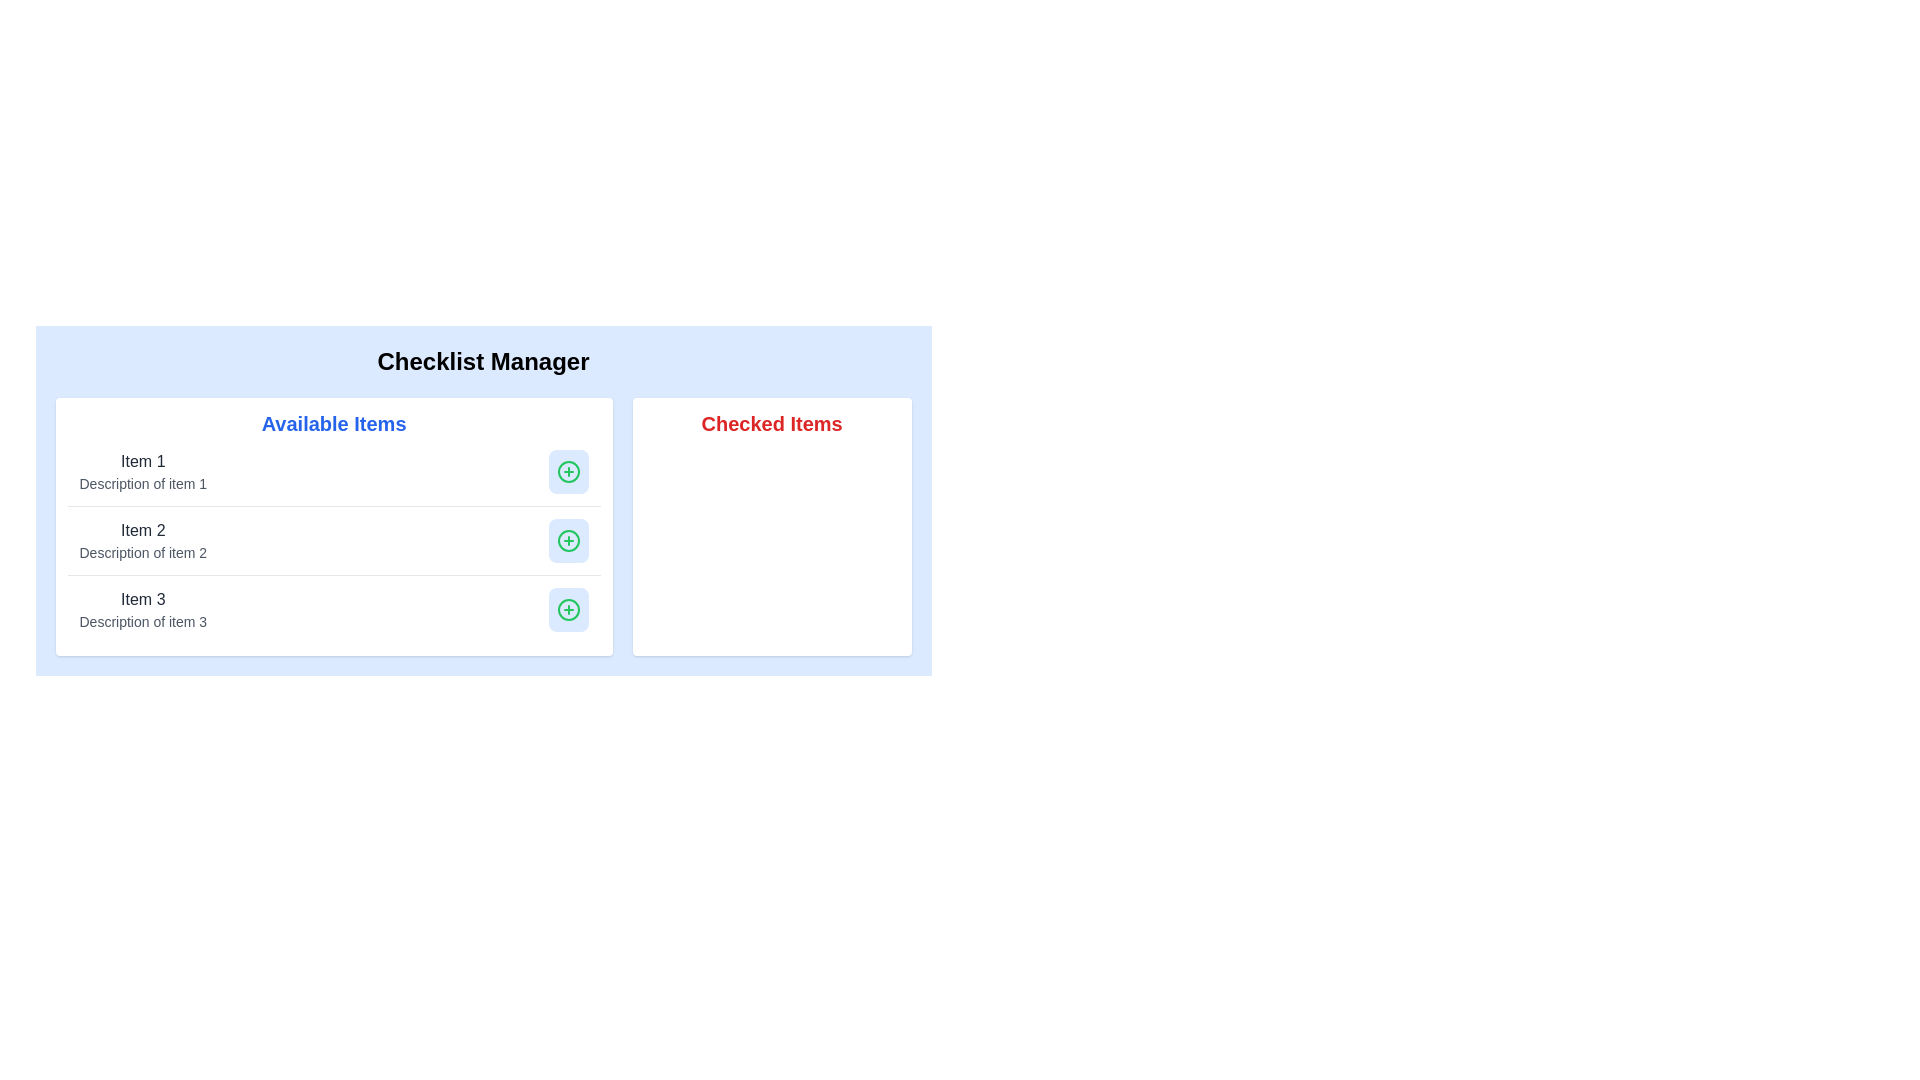 This screenshot has width=1920, height=1080. What do you see at coordinates (567, 608) in the screenshot?
I see `the circular button with a green outline and a plus symbol, located in the 'Available Items' section` at bounding box center [567, 608].